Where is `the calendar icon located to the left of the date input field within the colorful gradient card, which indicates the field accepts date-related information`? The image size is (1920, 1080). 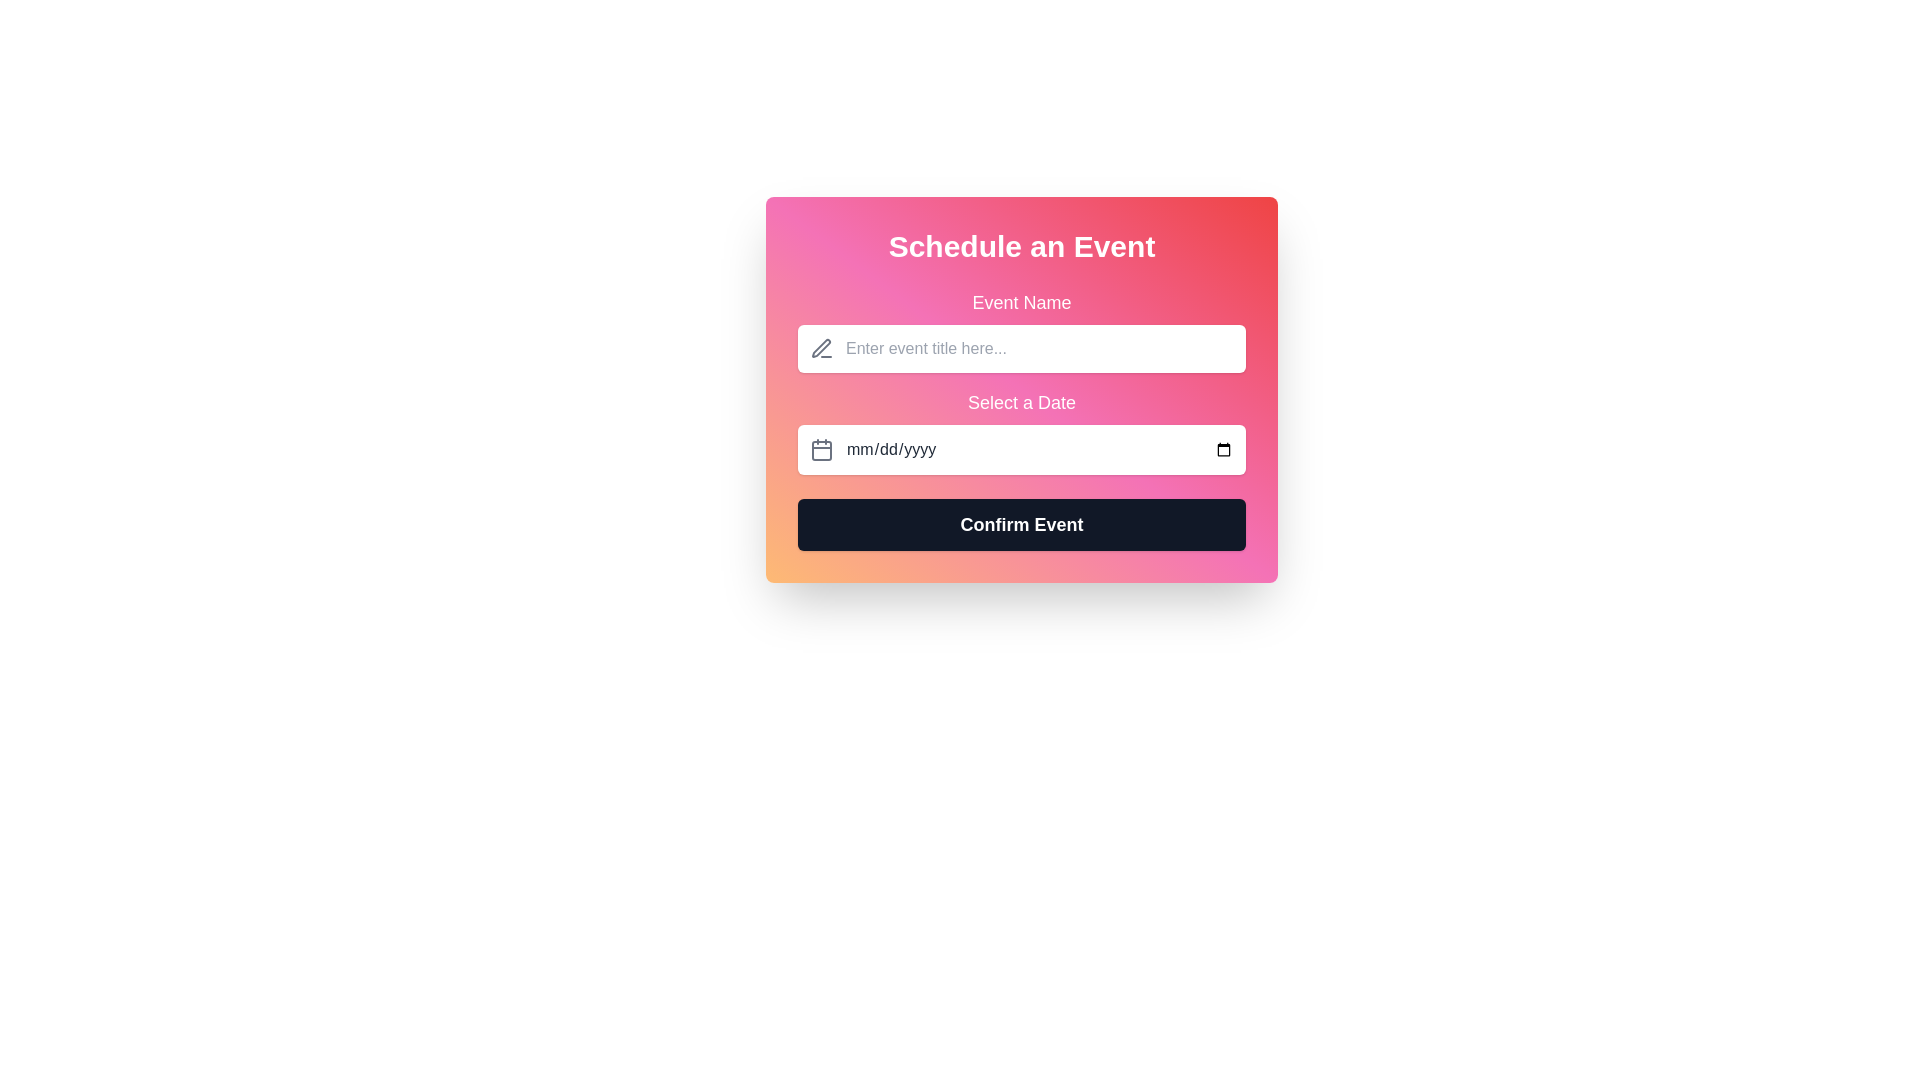
the calendar icon located to the left of the date input field within the colorful gradient card, which indicates the field accepts date-related information is located at coordinates (821, 450).